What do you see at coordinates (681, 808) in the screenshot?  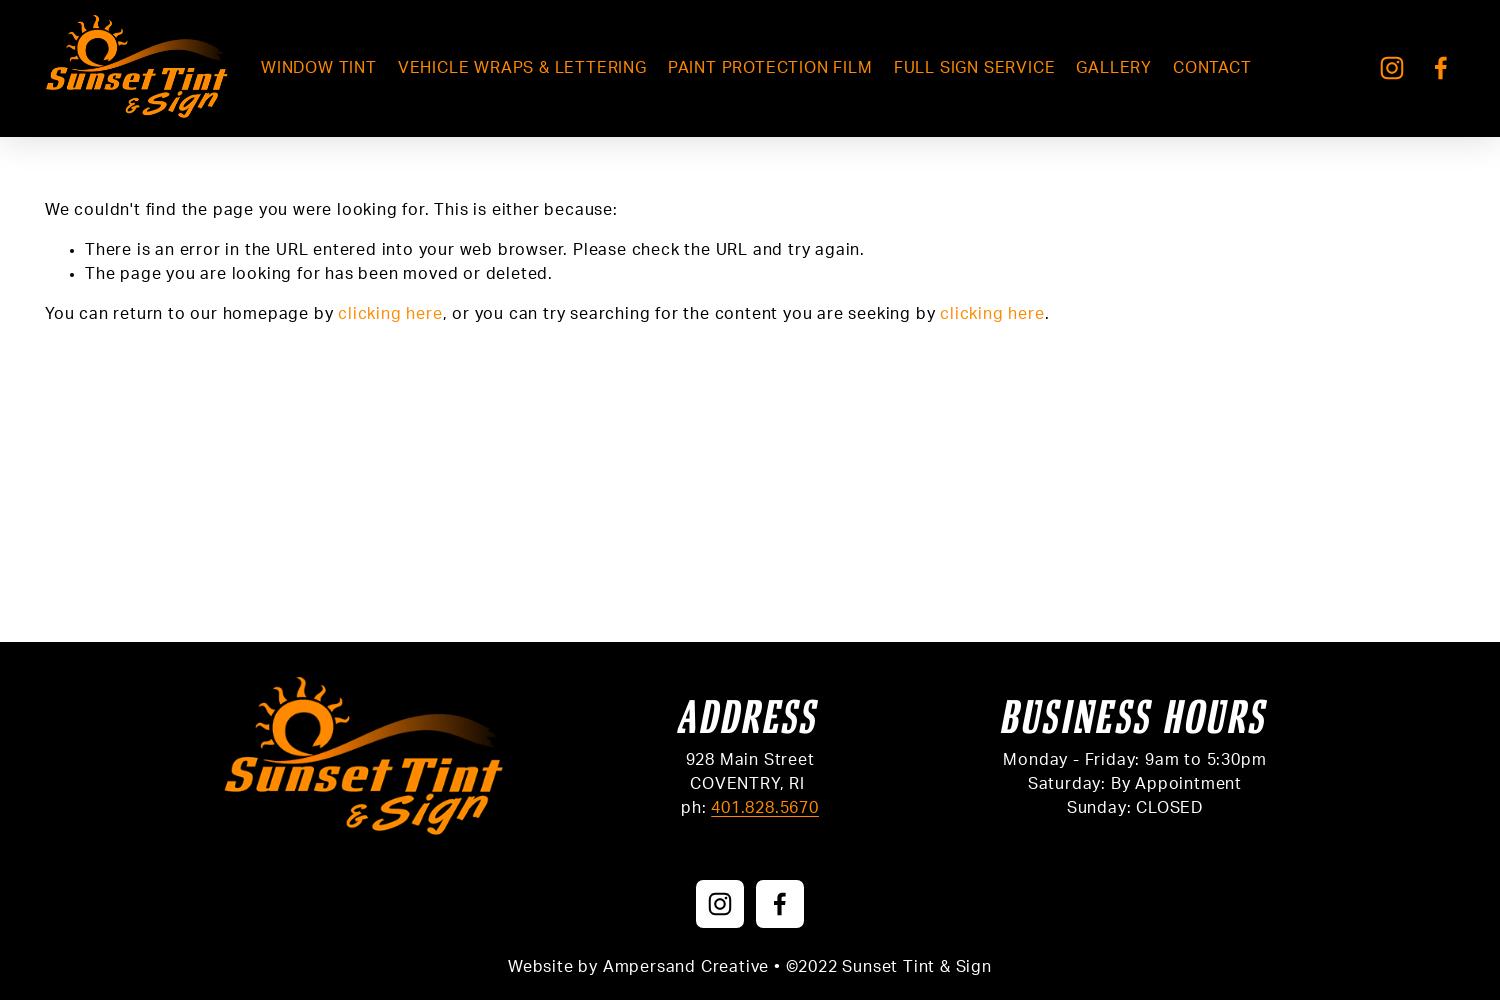 I see `'ph:'` at bounding box center [681, 808].